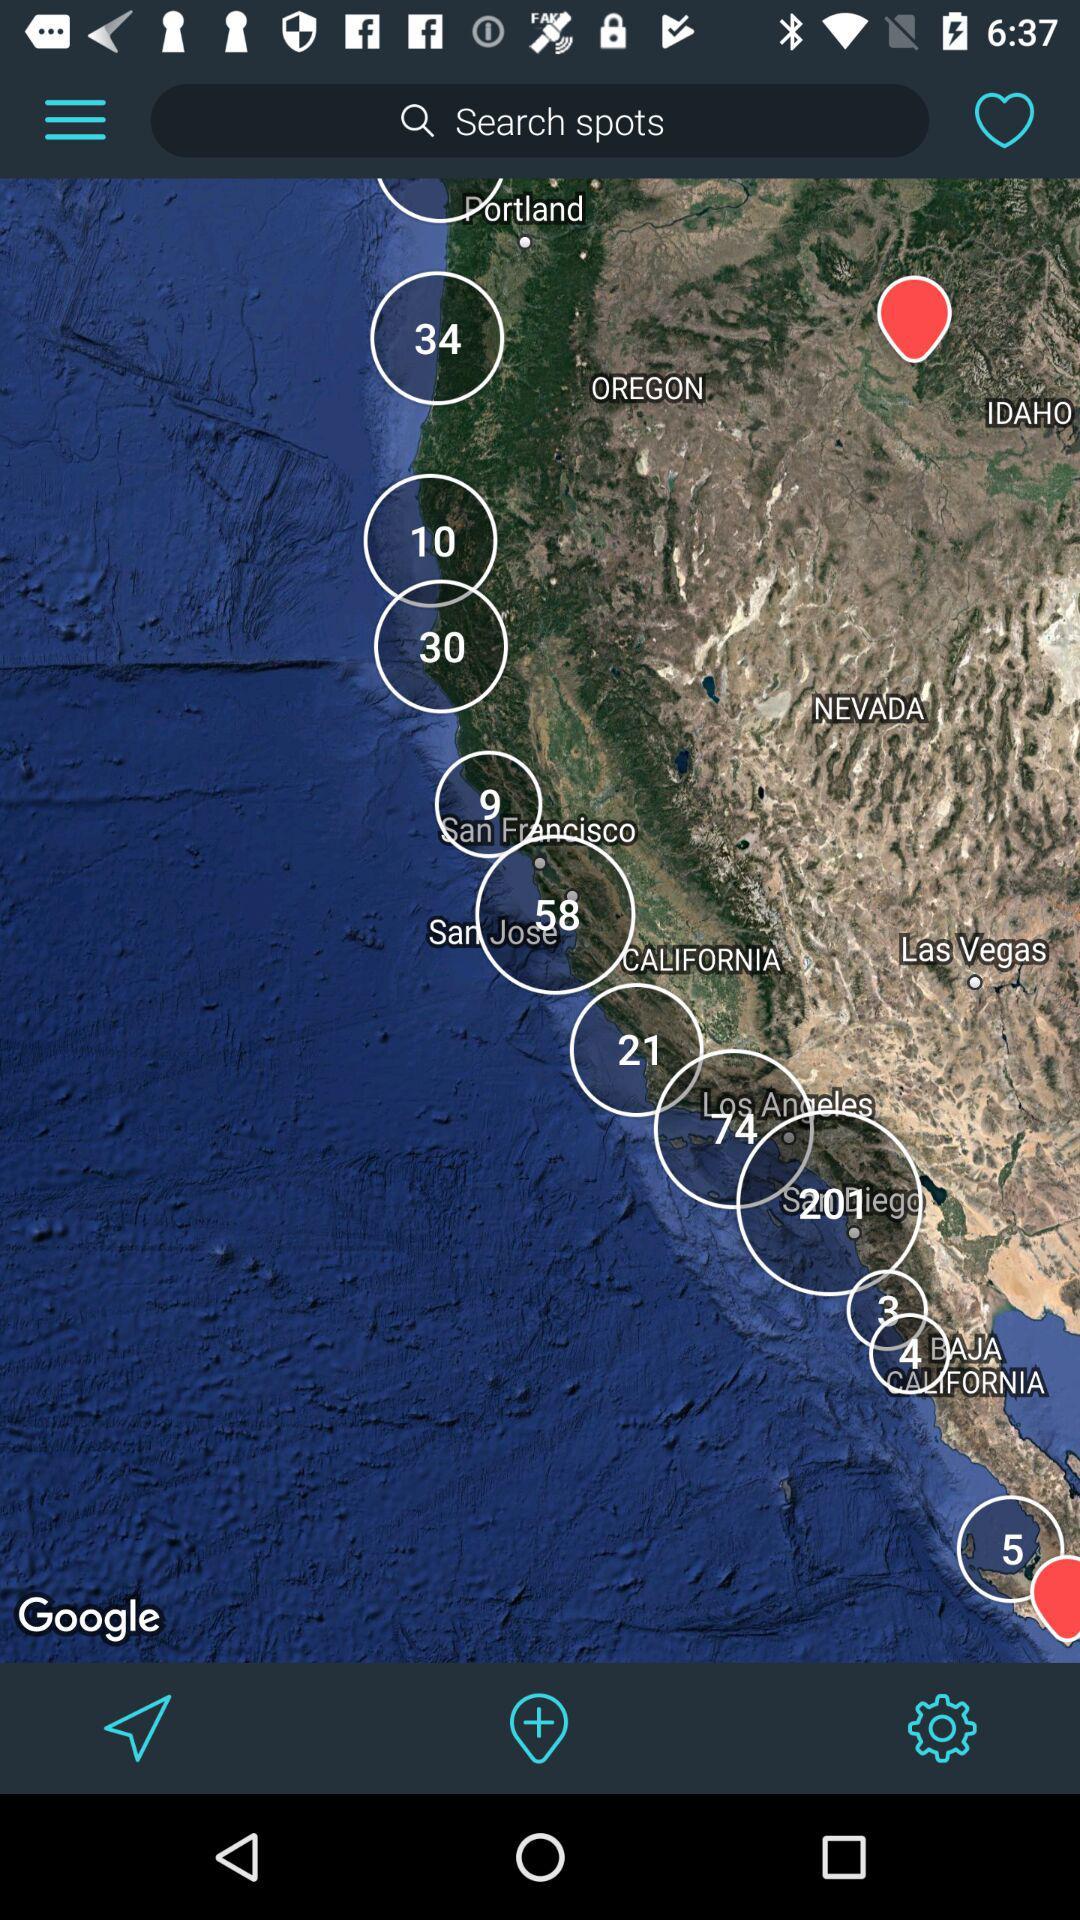 The width and height of the screenshot is (1080, 1920). I want to click on search criteria, so click(540, 119).